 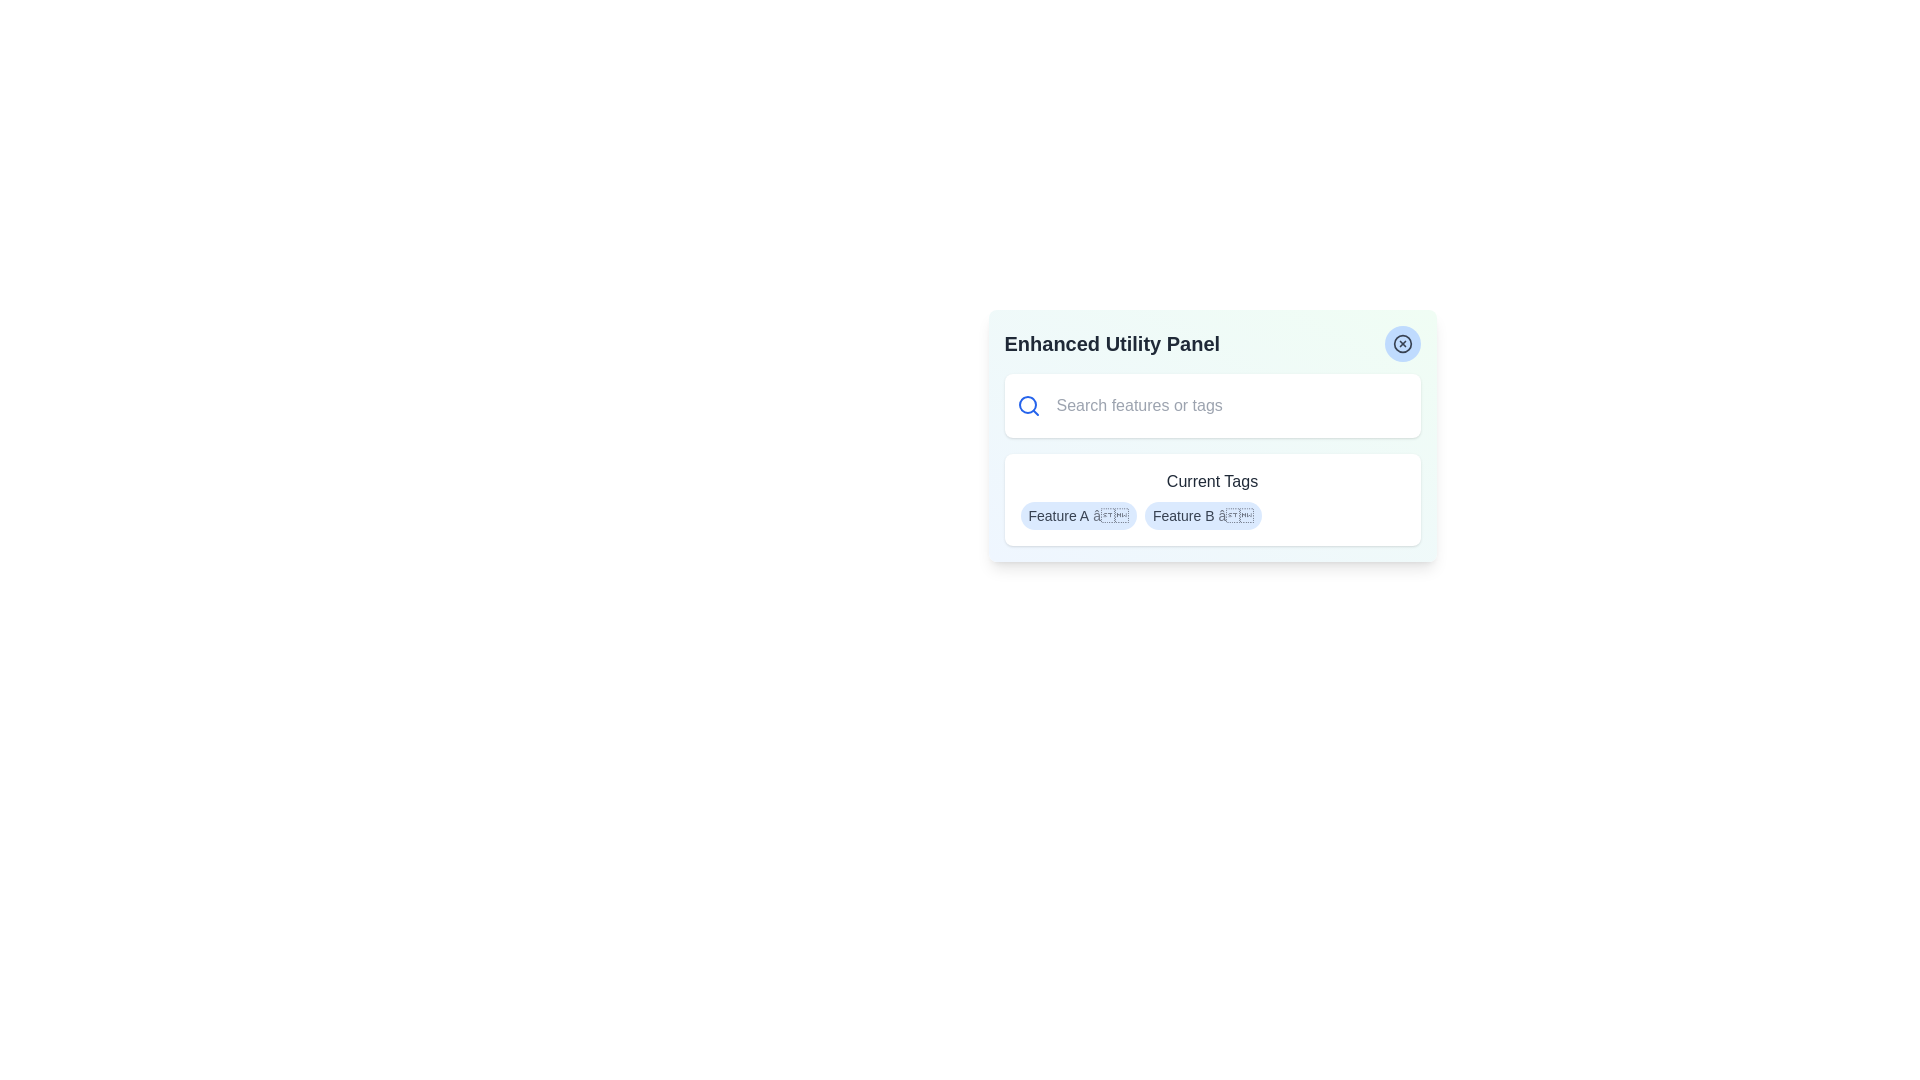 What do you see at coordinates (1401, 342) in the screenshot?
I see `the close button icon located in the top-right corner of the 'Enhanced Utility Panel' for keyboard navigation` at bounding box center [1401, 342].